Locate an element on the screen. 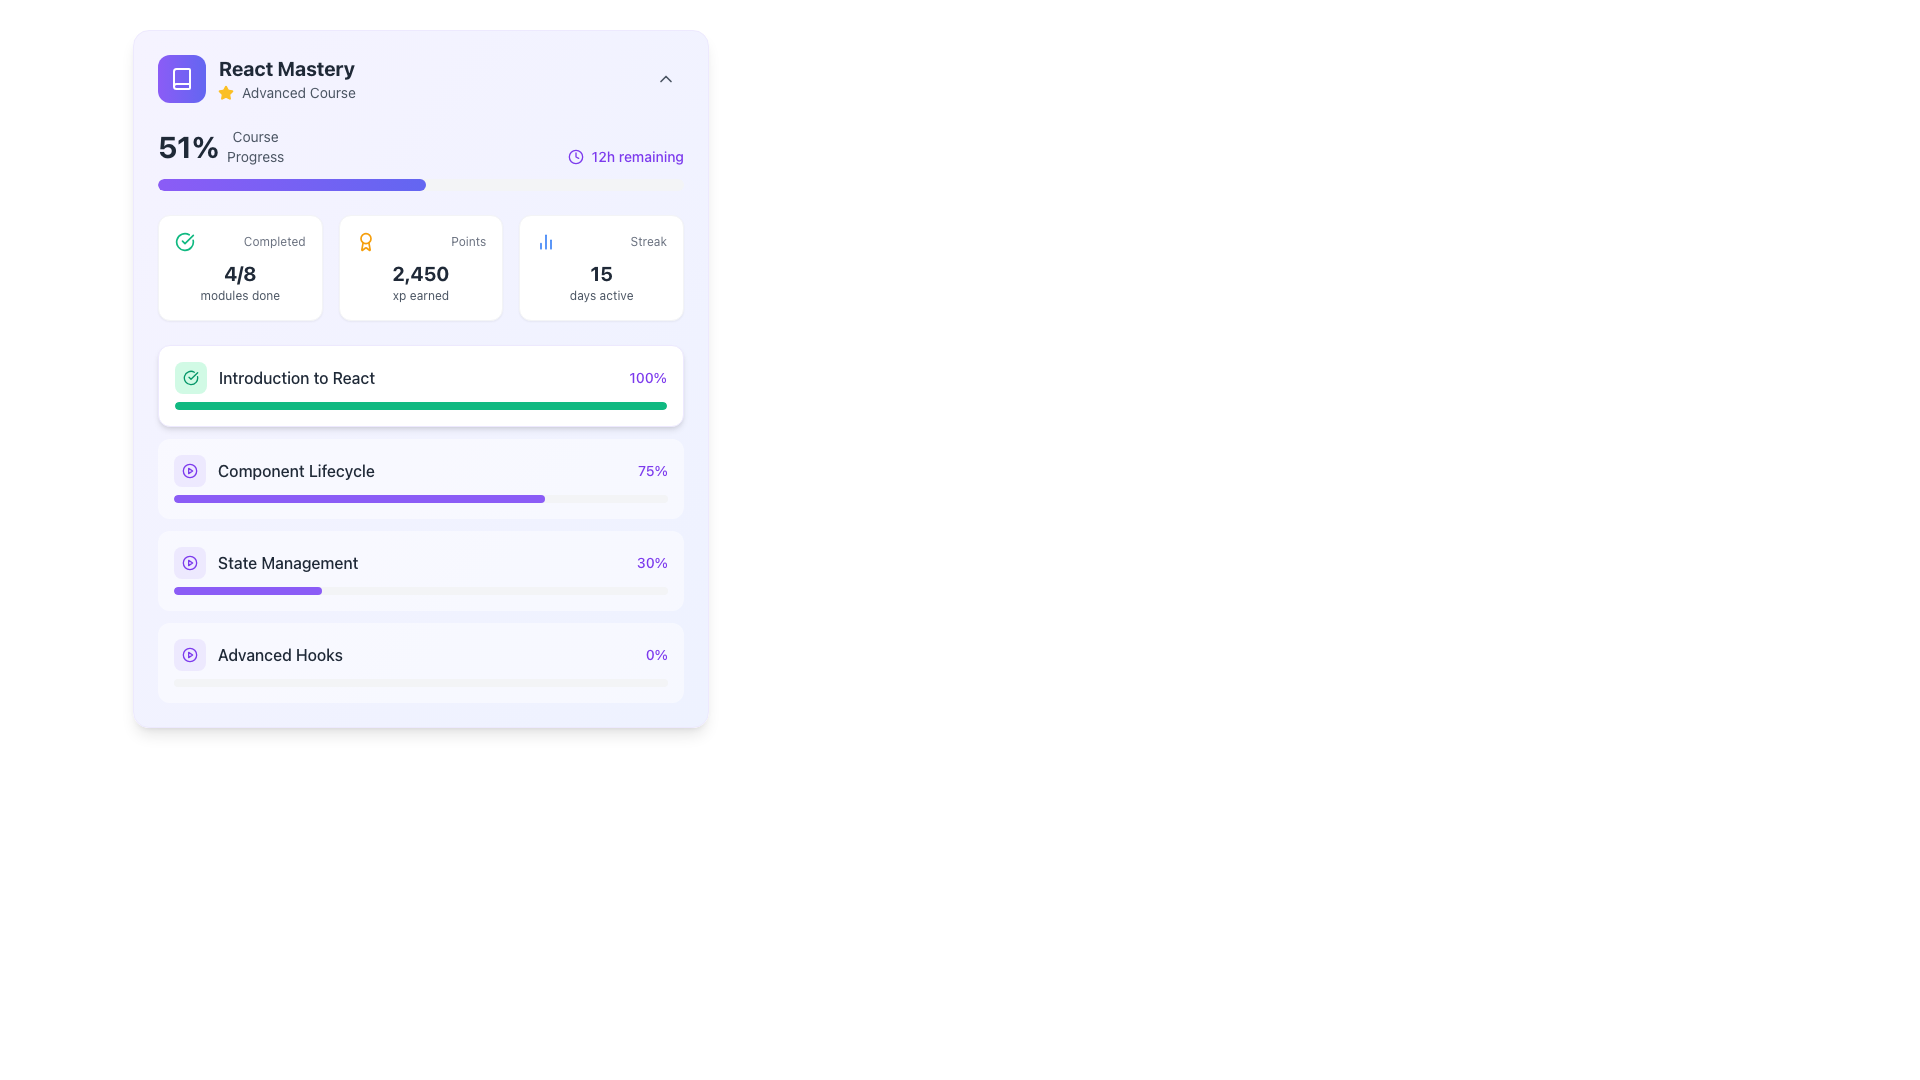  the progress bar indicating 'Component Lifecycle' which shows 75% completion is located at coordinates (420, 497).